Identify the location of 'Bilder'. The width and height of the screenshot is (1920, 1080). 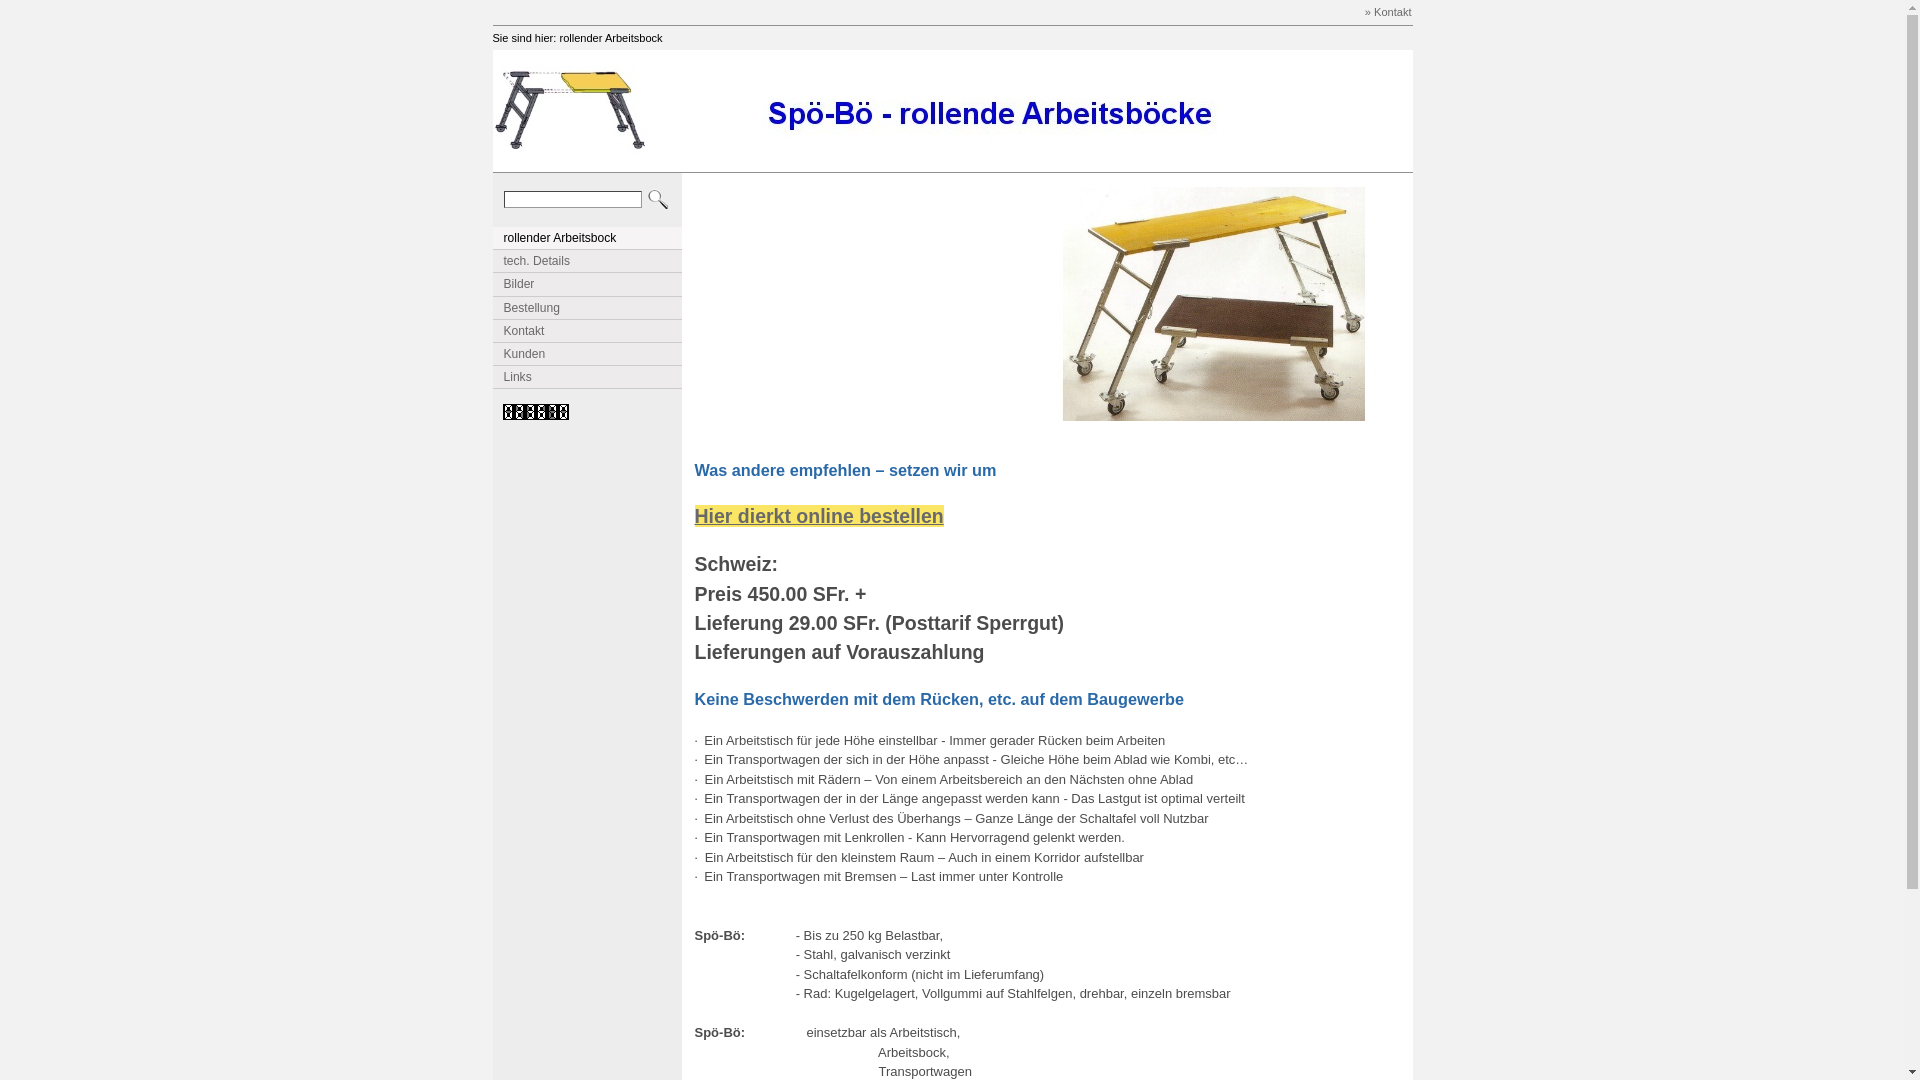
(586, 284).